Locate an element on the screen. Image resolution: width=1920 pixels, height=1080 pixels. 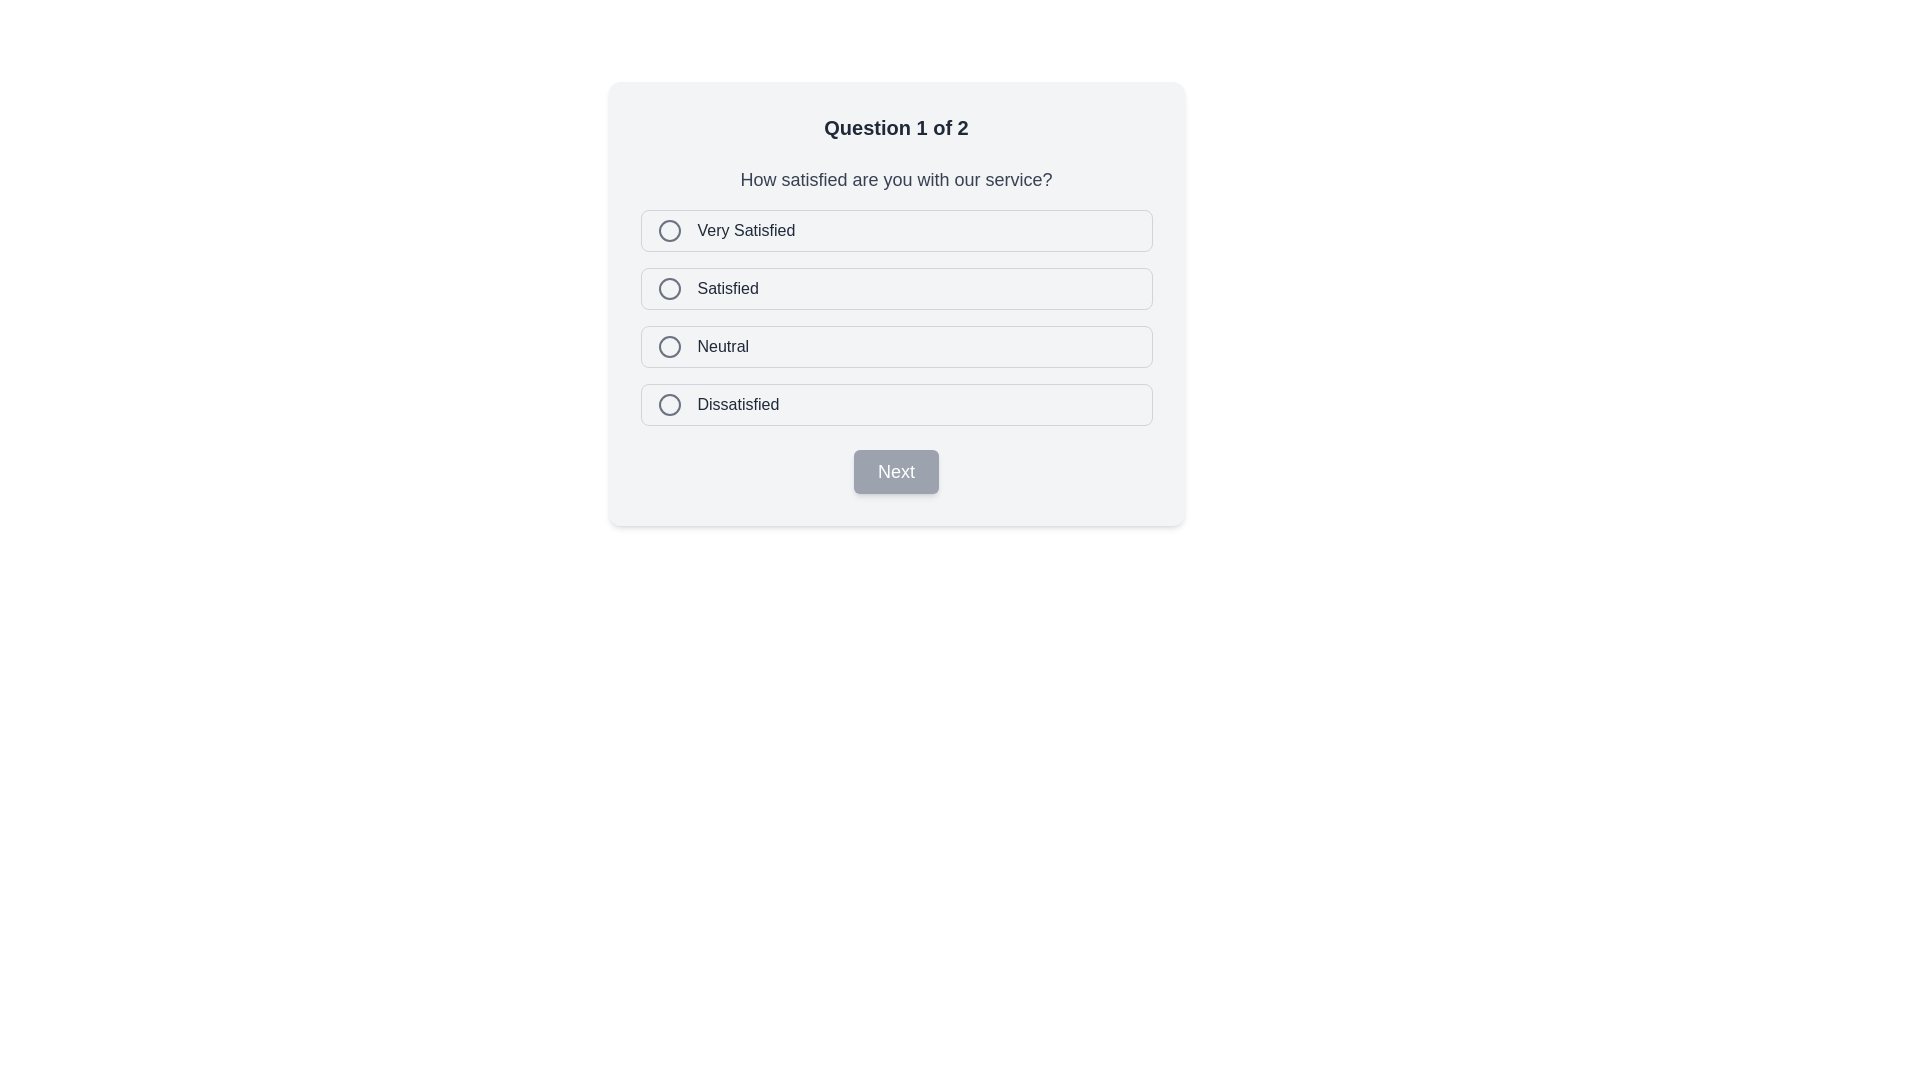
the inner circle of the radio button adjacent to the 'Neutral' label is located at coordinates (669, 346).